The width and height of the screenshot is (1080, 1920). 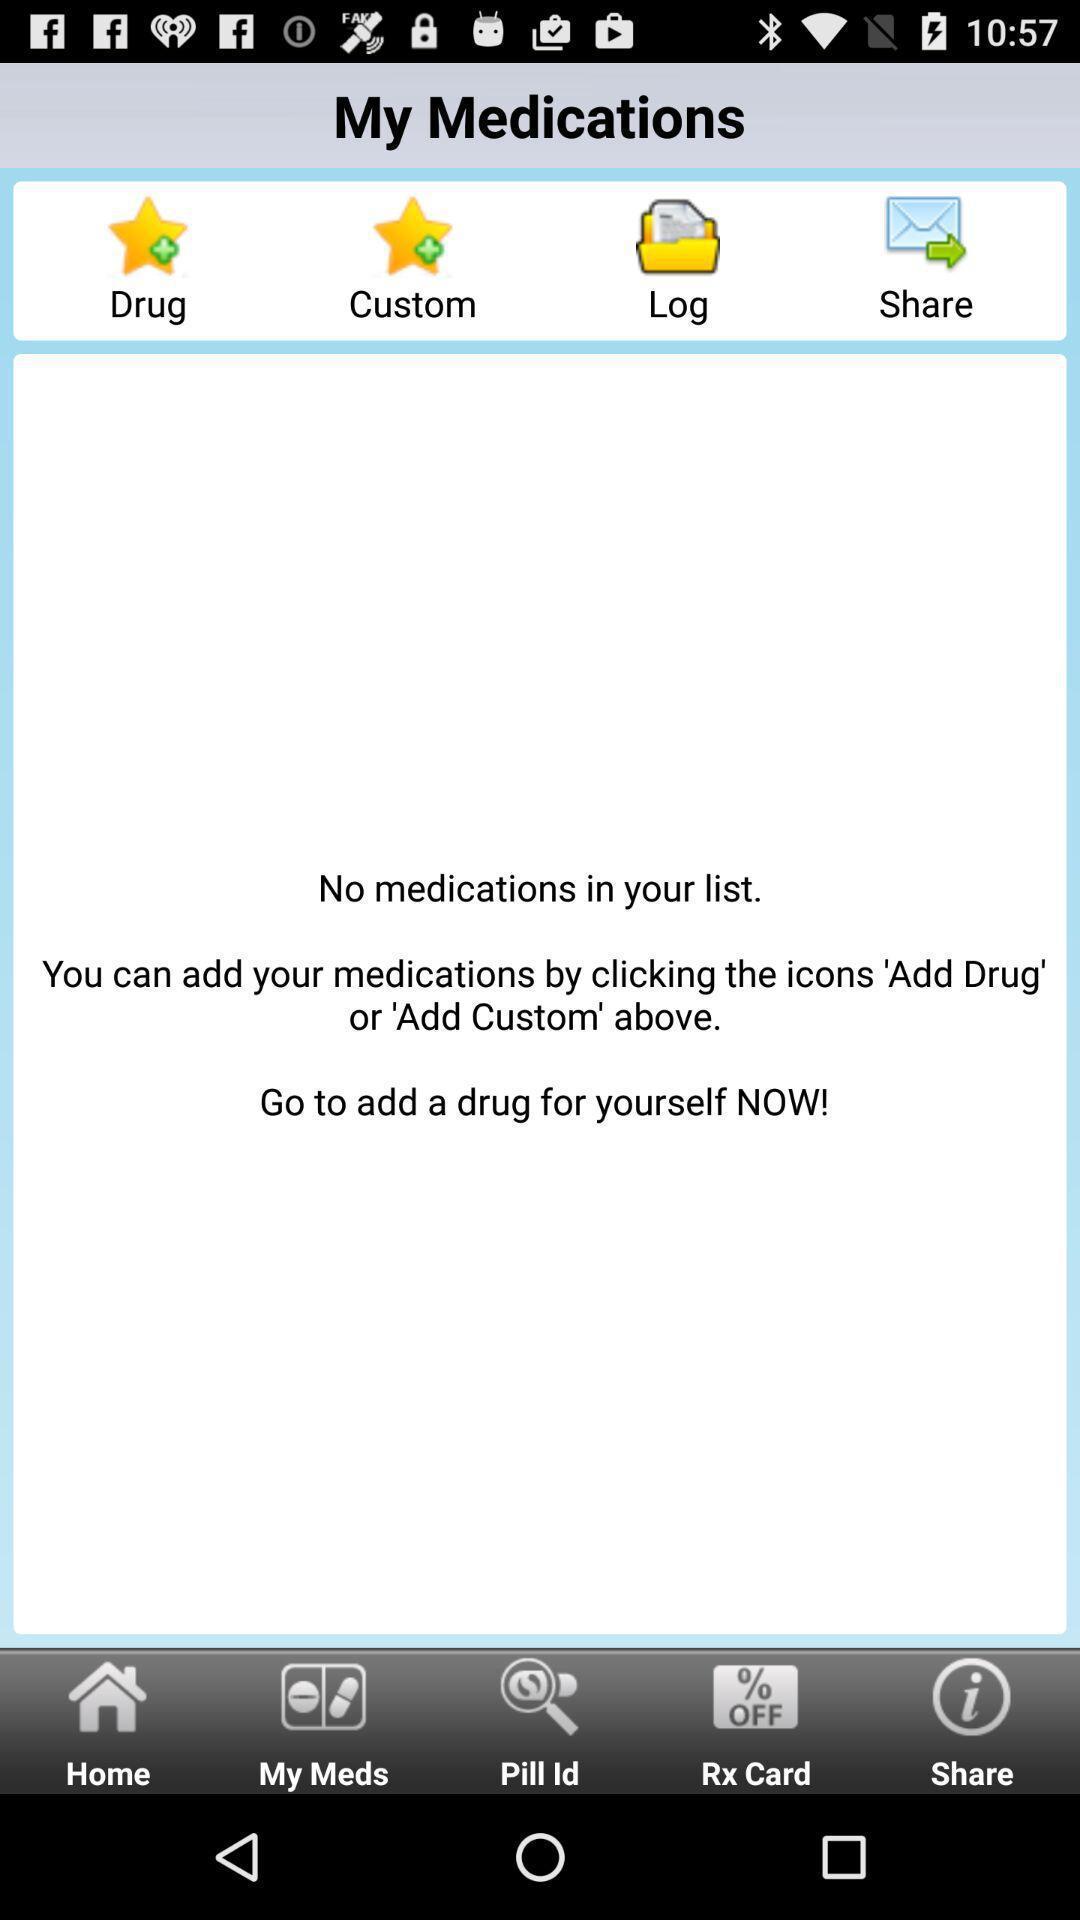 I want to click on the item to the right of my meds icon, so click(x=540, y=1719).